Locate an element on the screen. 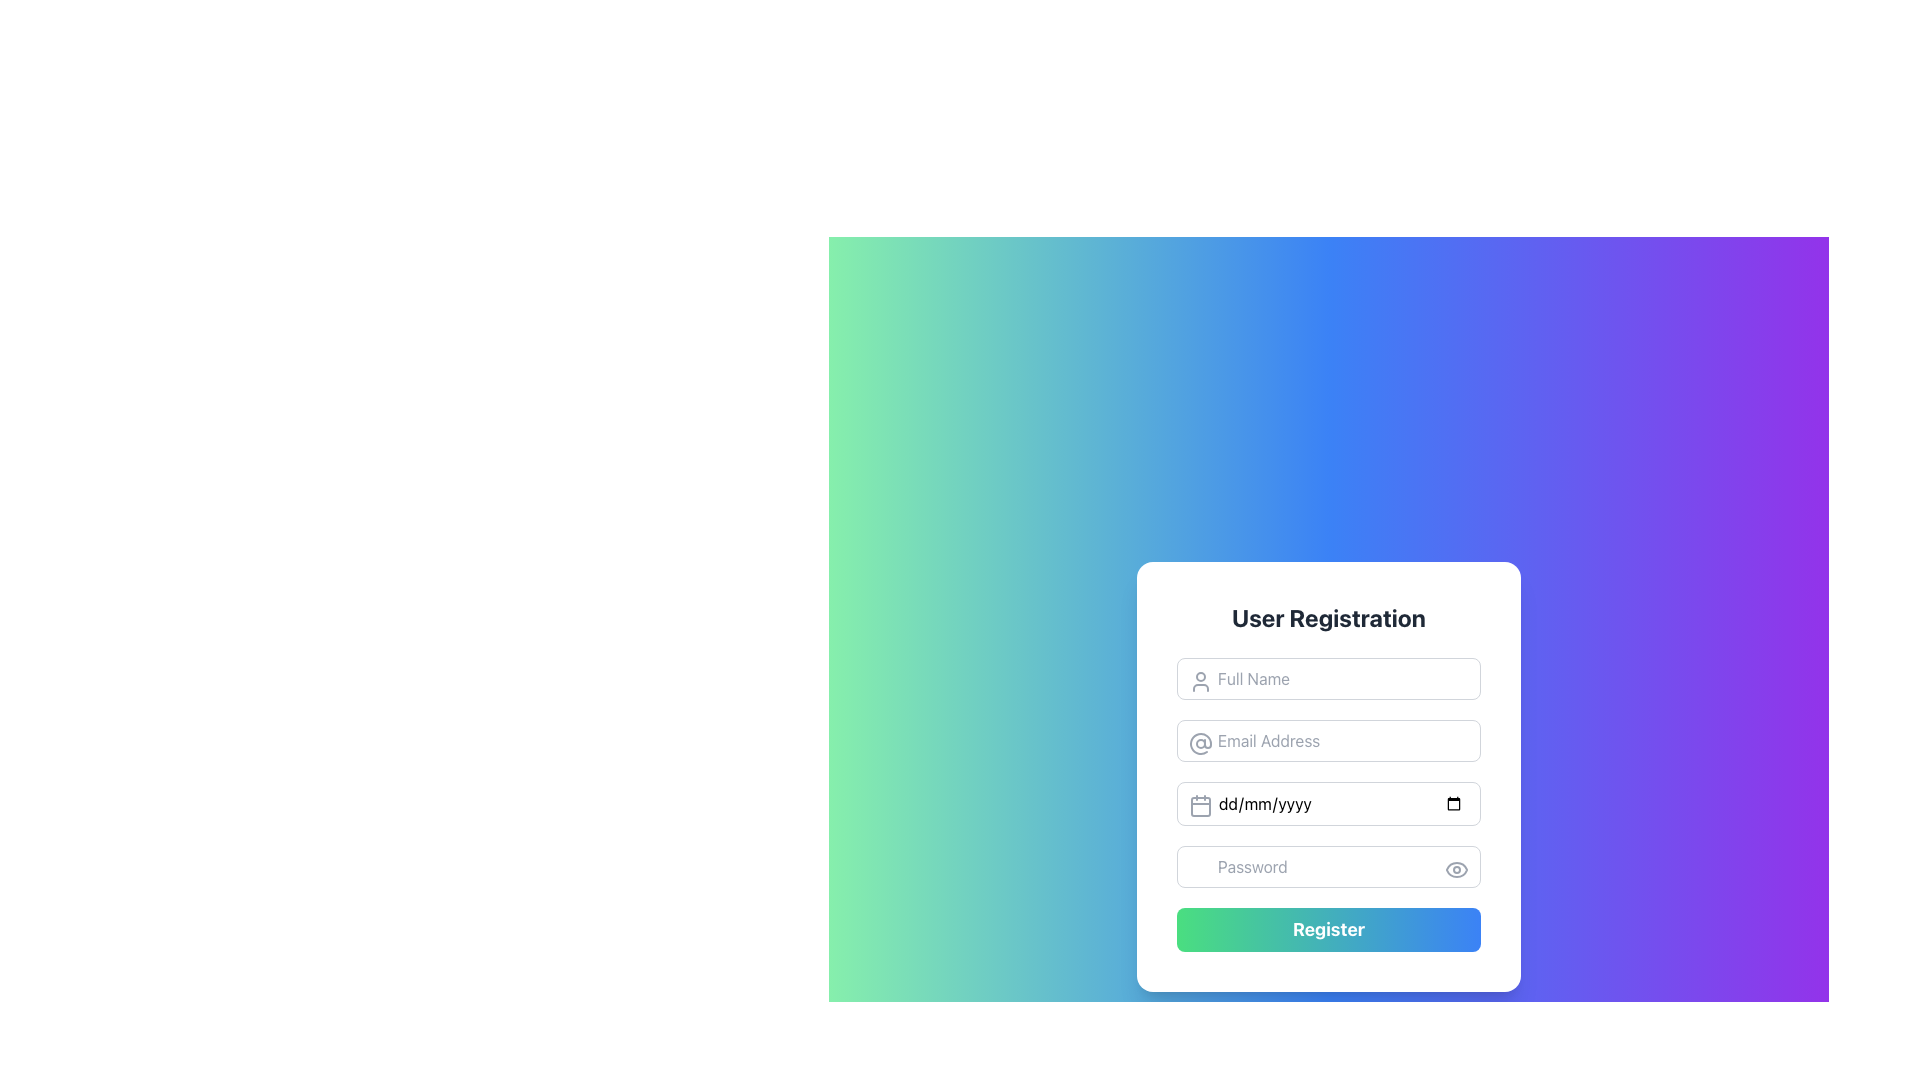 The image size is (1920, 1080). the '@' symbol icon that indicates the email address entry in the registration form is located at coordinates (1200, 744).